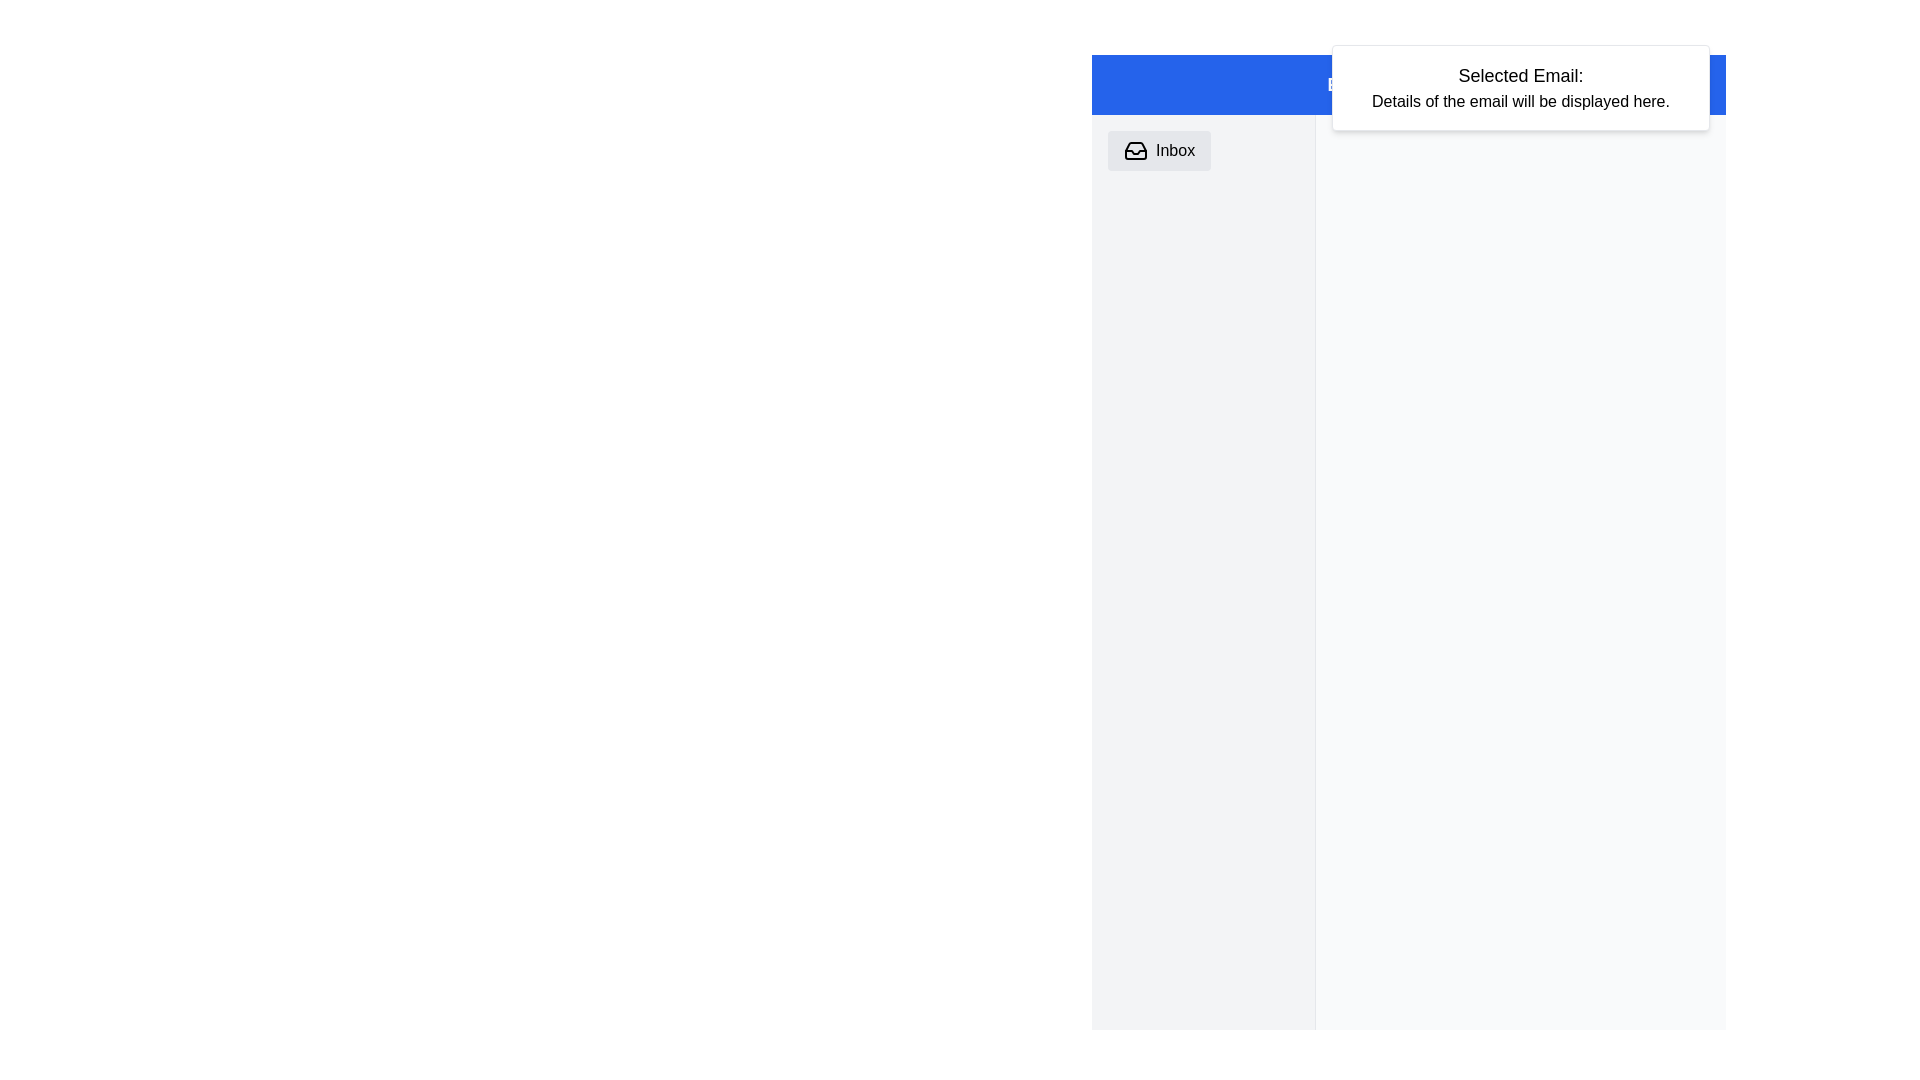  What do you see at coordinates (1159, 149) in the screenshot?
I see `the navigation button for accessing the Inbox section located in the left-hand sidebar, near the top of the panel` at bounding box center [1159, 149].